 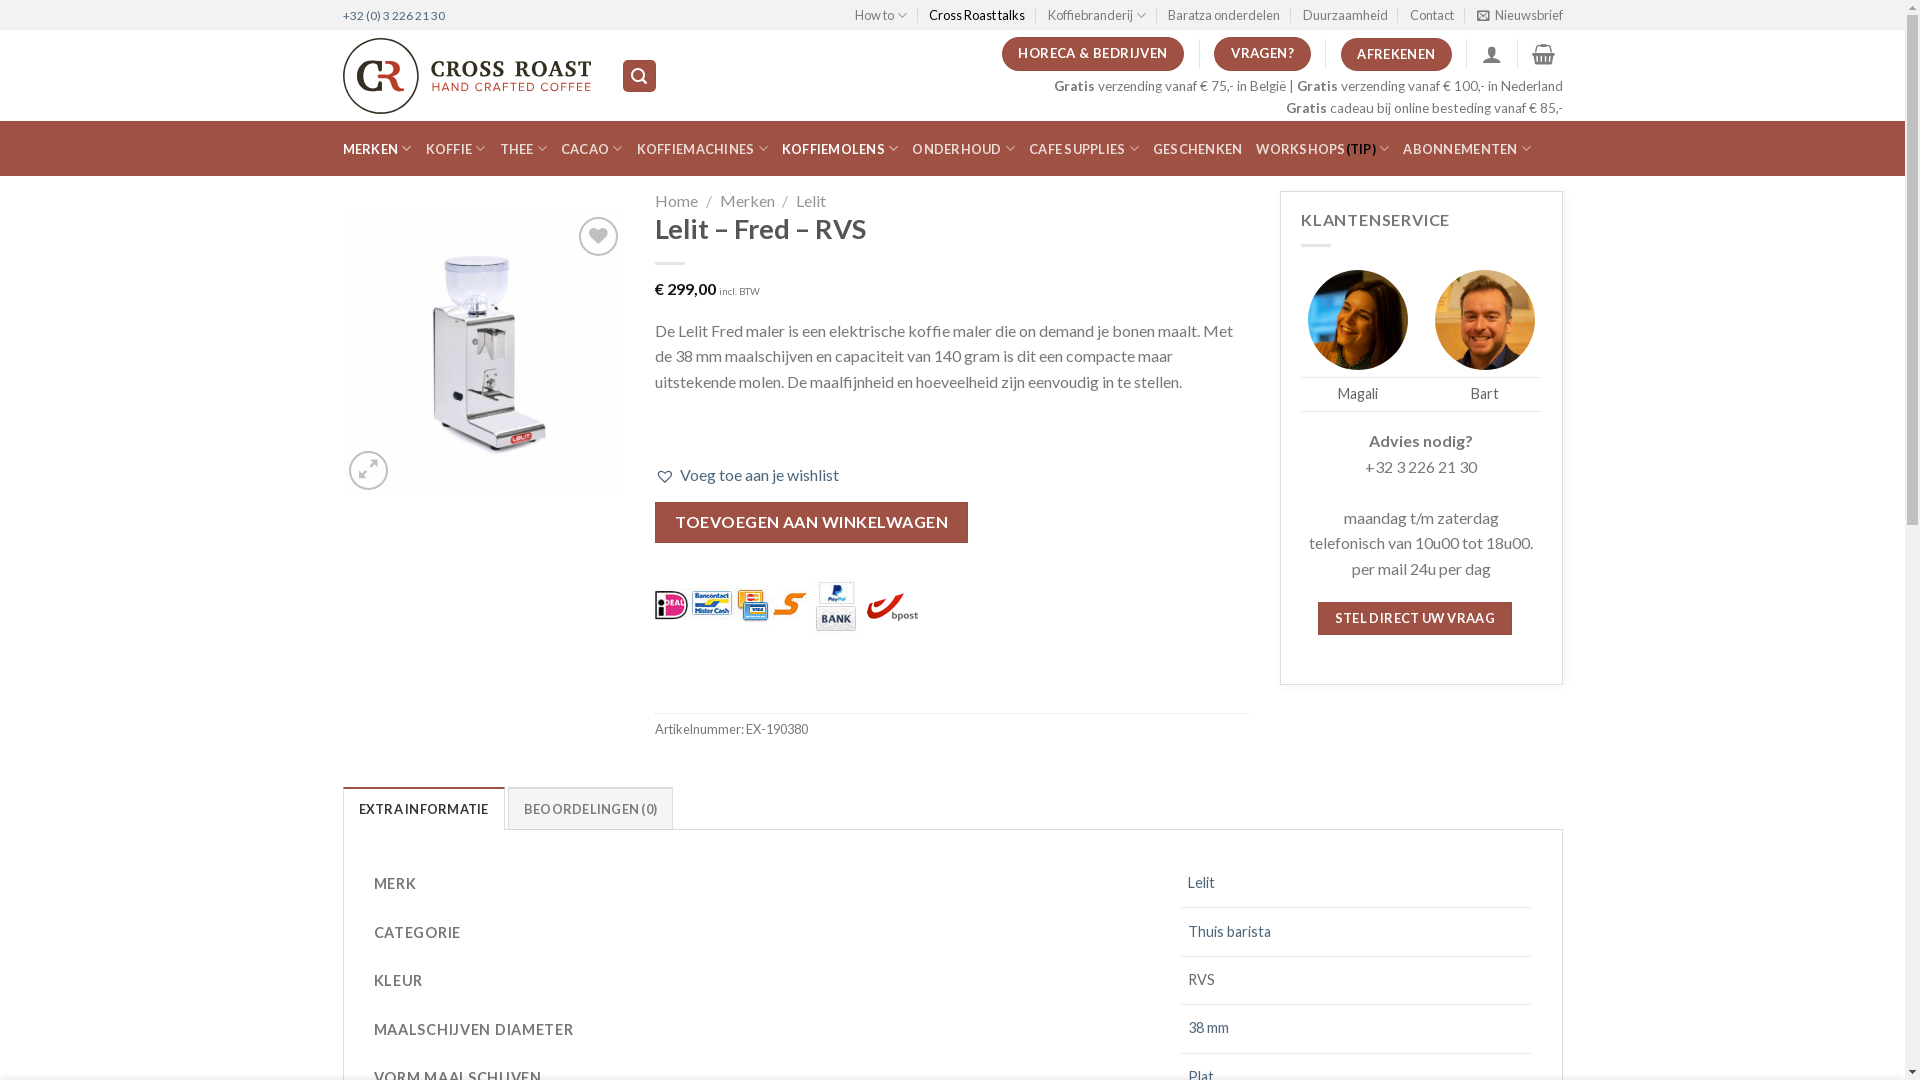 I want to click on 'Winkelwagen', so click(x=1530, y=53).